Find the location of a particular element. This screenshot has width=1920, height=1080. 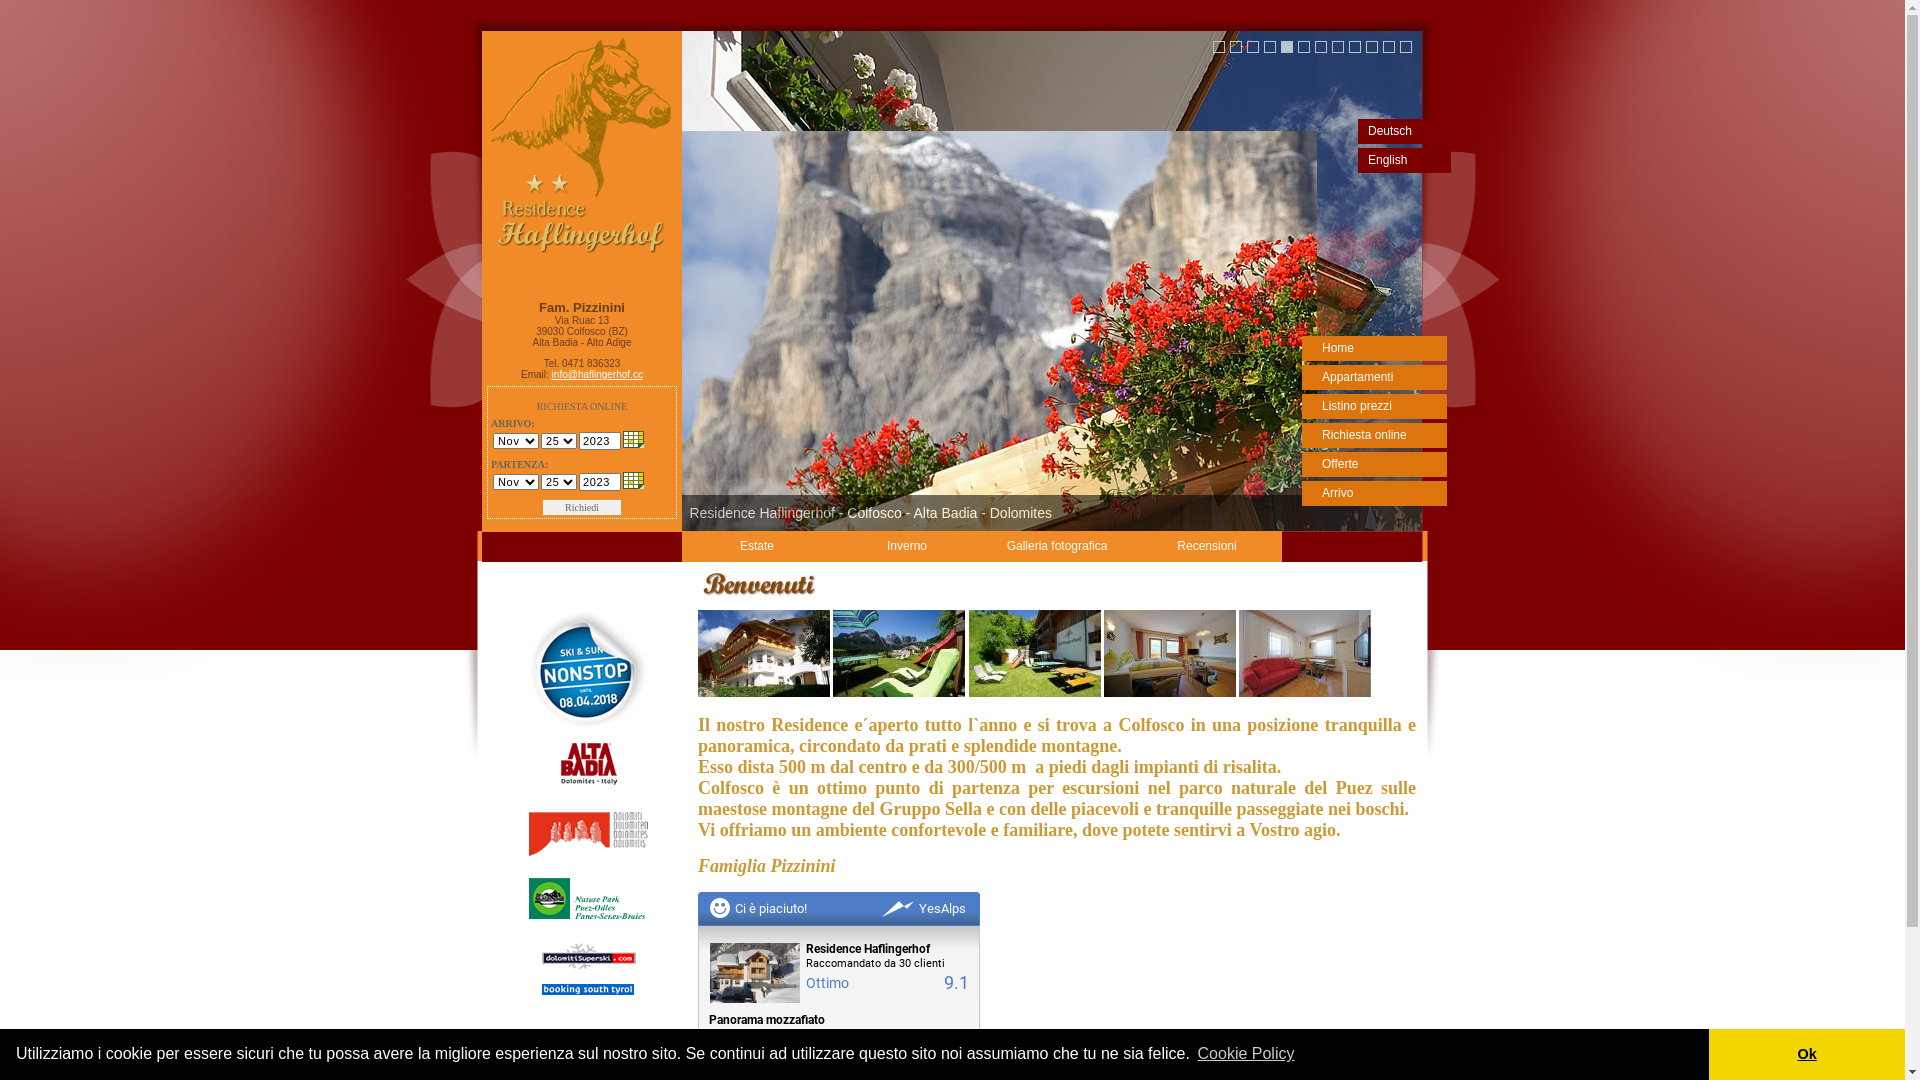

'info@haflingerhof.cc' is located at coordinates (596, 374).